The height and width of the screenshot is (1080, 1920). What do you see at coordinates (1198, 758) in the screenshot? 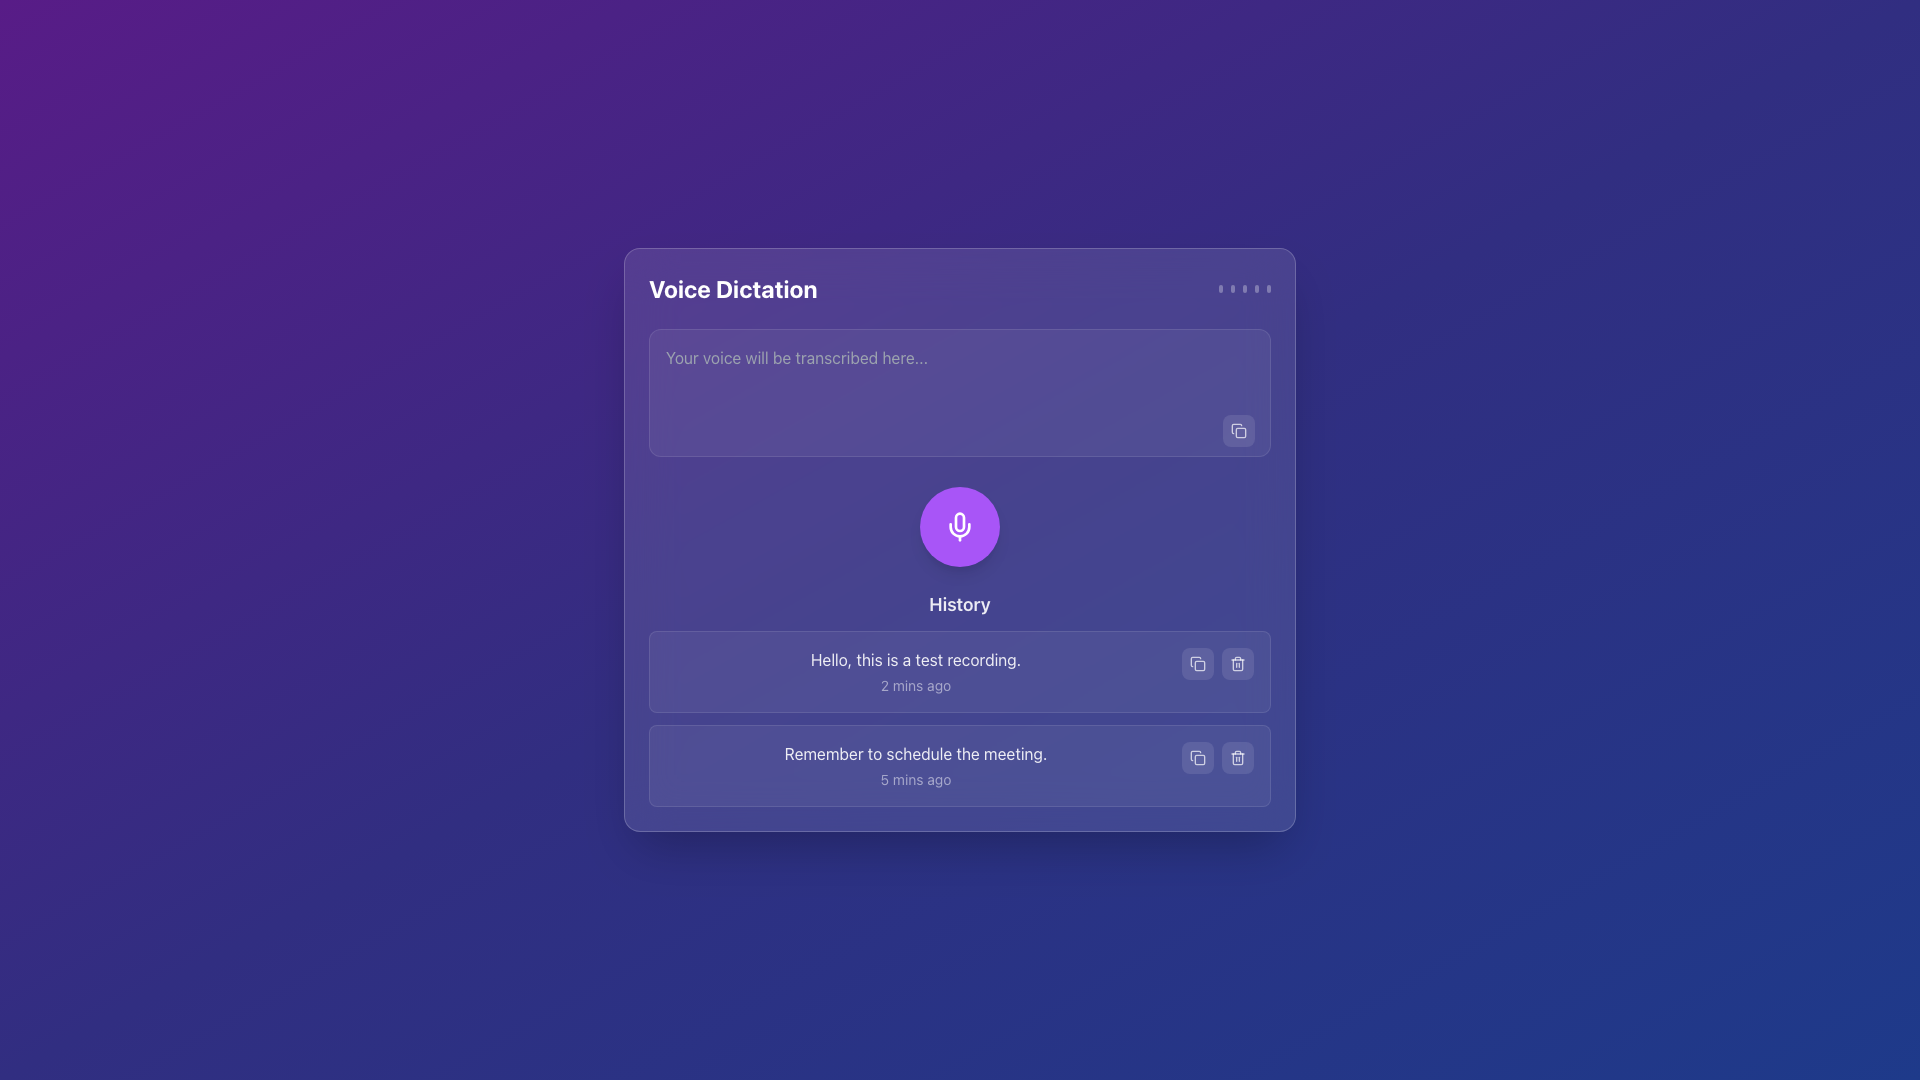
I see `the square button with a lightly rounded edge, featuring an icon of two overlapping rectangles, located at the bottom right corner of the card displaying 'Remember to schedule the meeting.'` at bounding box center [1198, 758].